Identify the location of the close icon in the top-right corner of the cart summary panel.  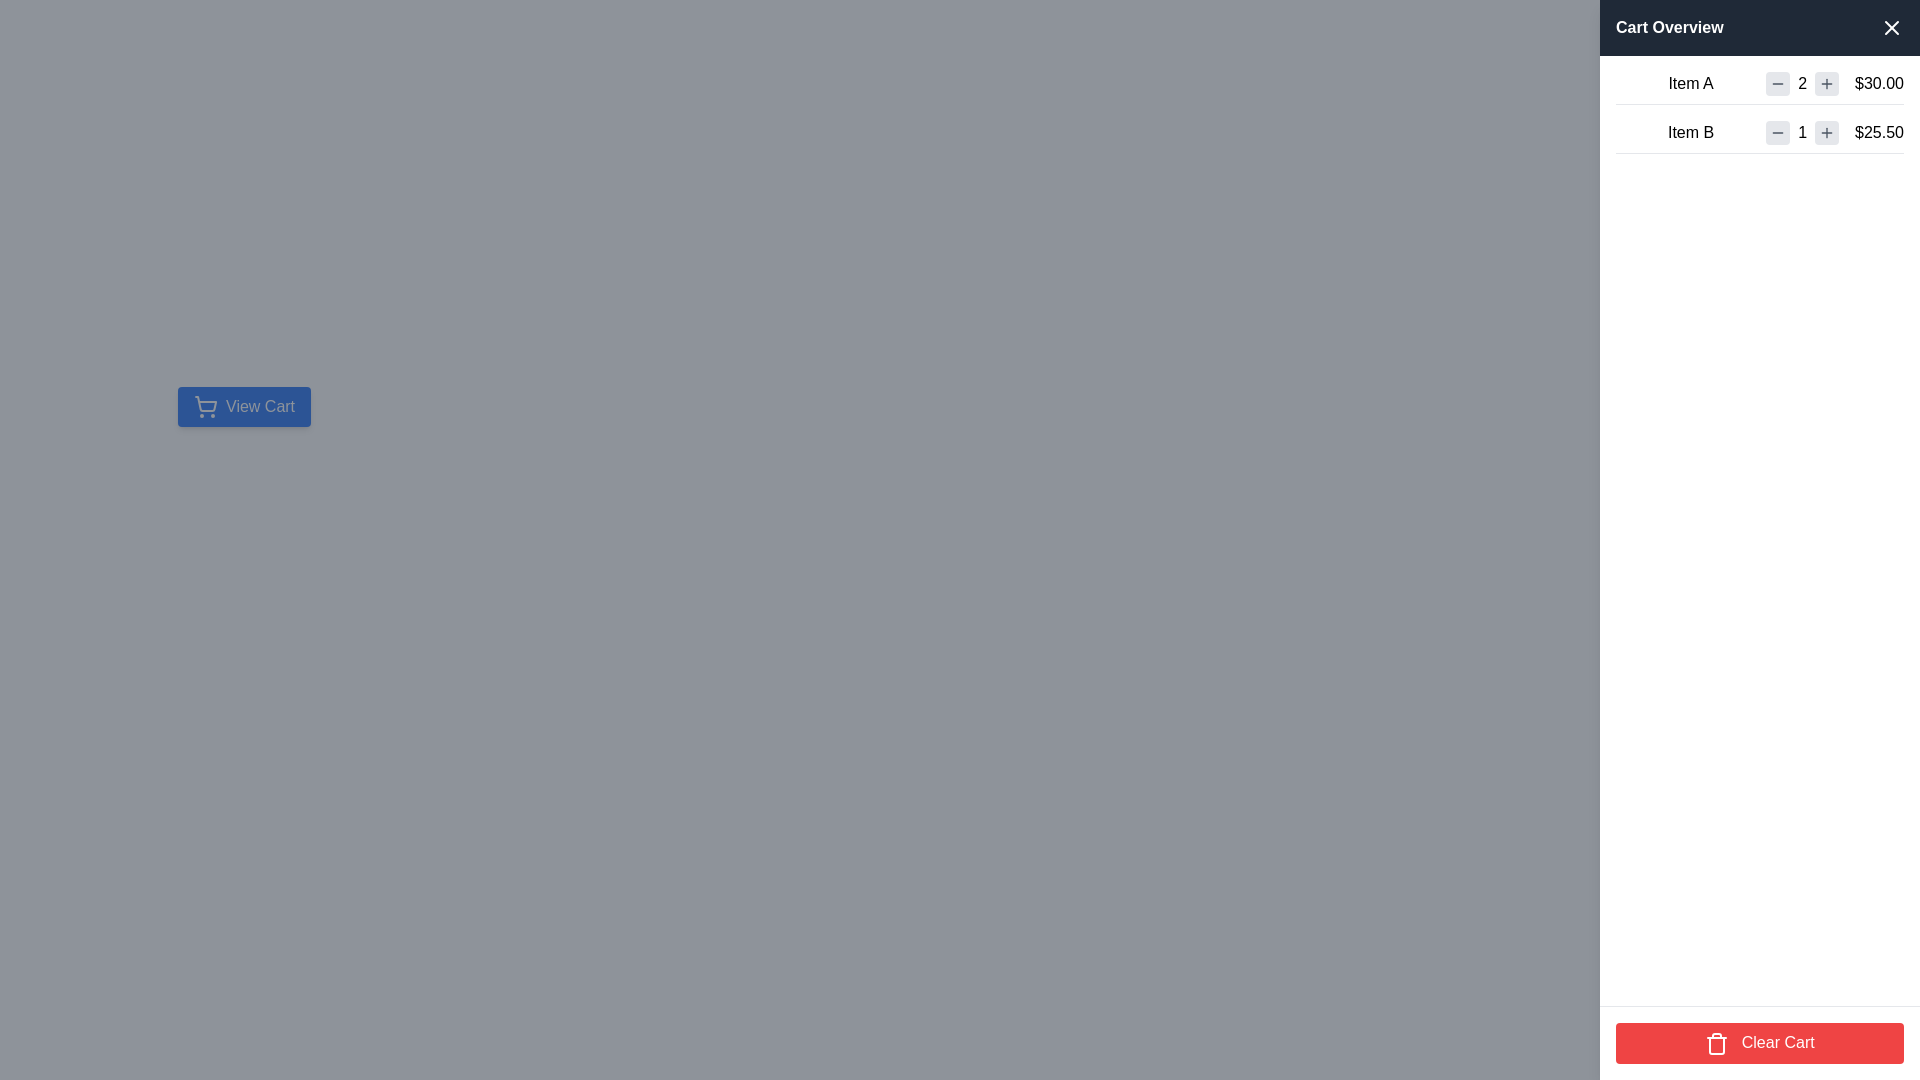
(1890, 27).